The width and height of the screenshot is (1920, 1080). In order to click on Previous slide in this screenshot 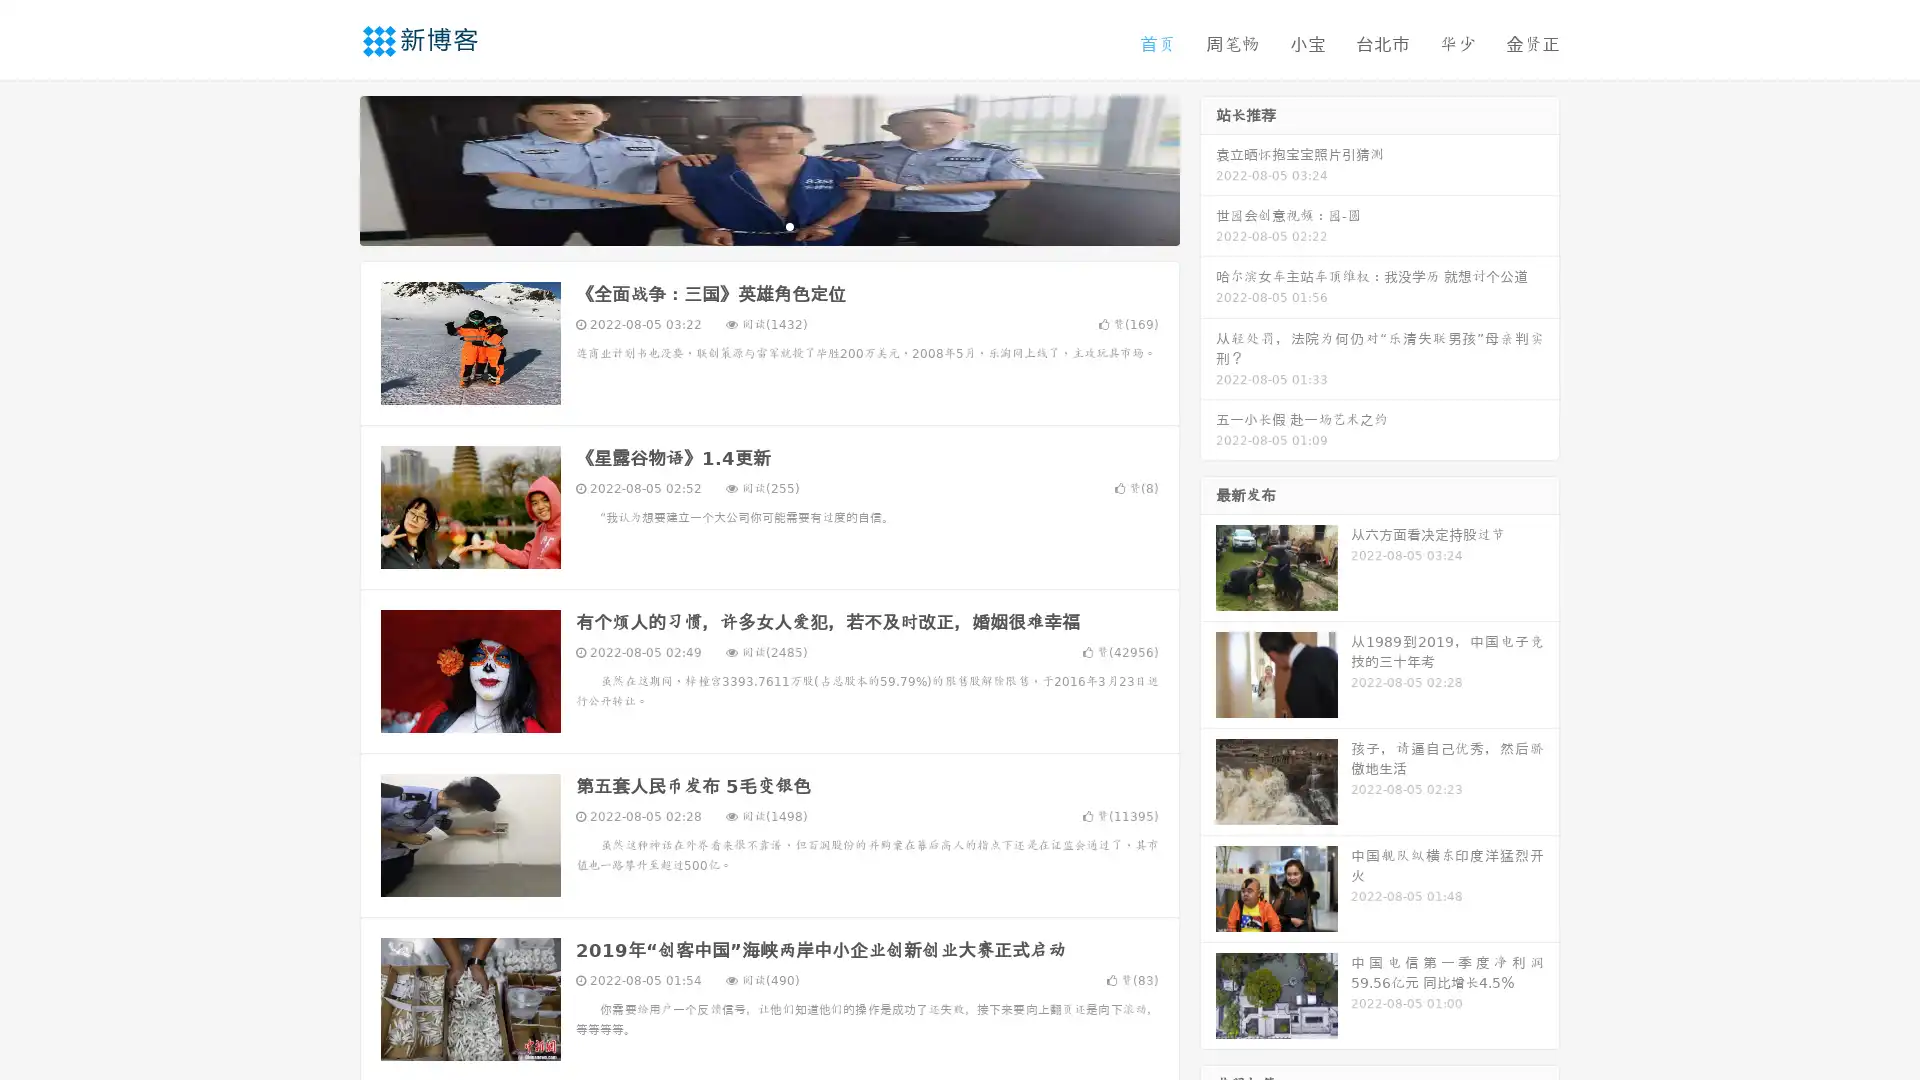, I will do `click(330, 168)`.